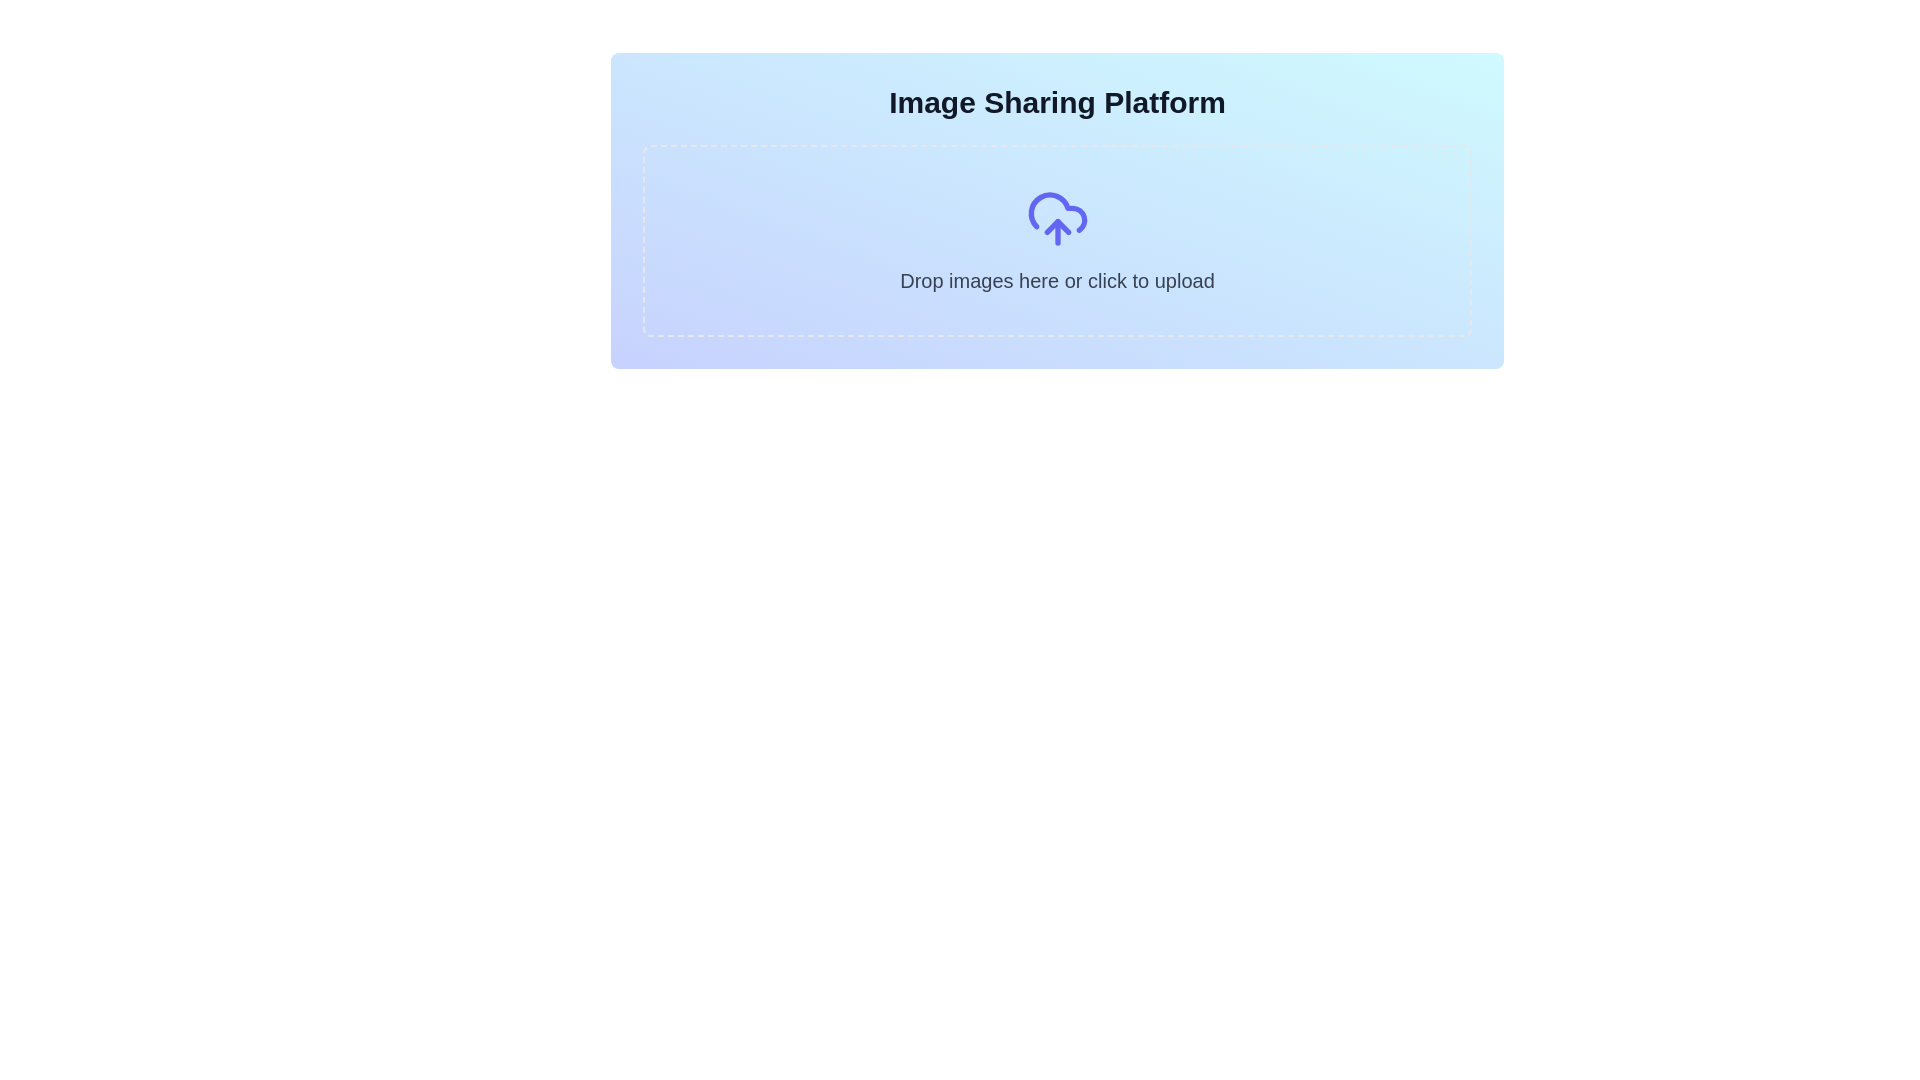 Image resolution: width=1920 pixels, height=1080 pixels. Describe the element at coordinates (1056, 281) in the screenshot. I see `the instructional text label that reads 'Drop images here or click to upload', which is styled with a large font size and light gray color, located beneath an upload cloud icon in the center of the application interface` at that location.